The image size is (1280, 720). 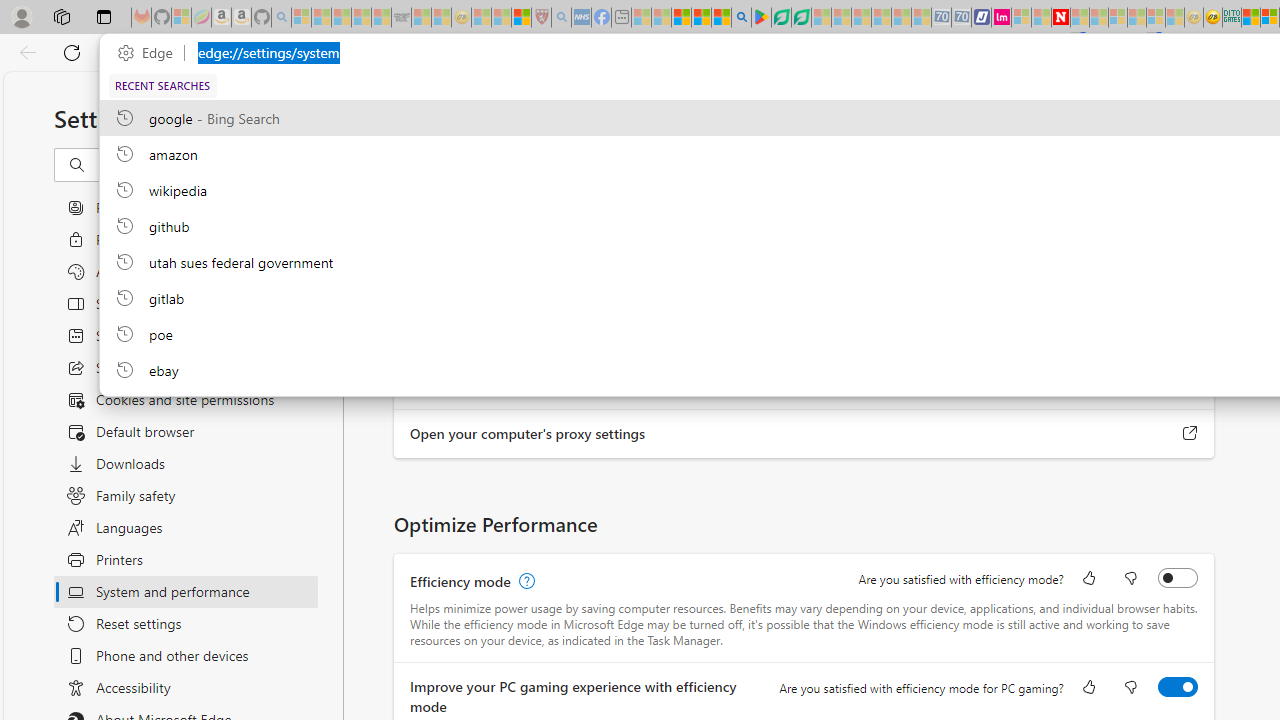 What do you see at coordinates (524, 582) in the screenshot?
I see `'Efficiency mode, learn more'` at bounding box center [524, 582].